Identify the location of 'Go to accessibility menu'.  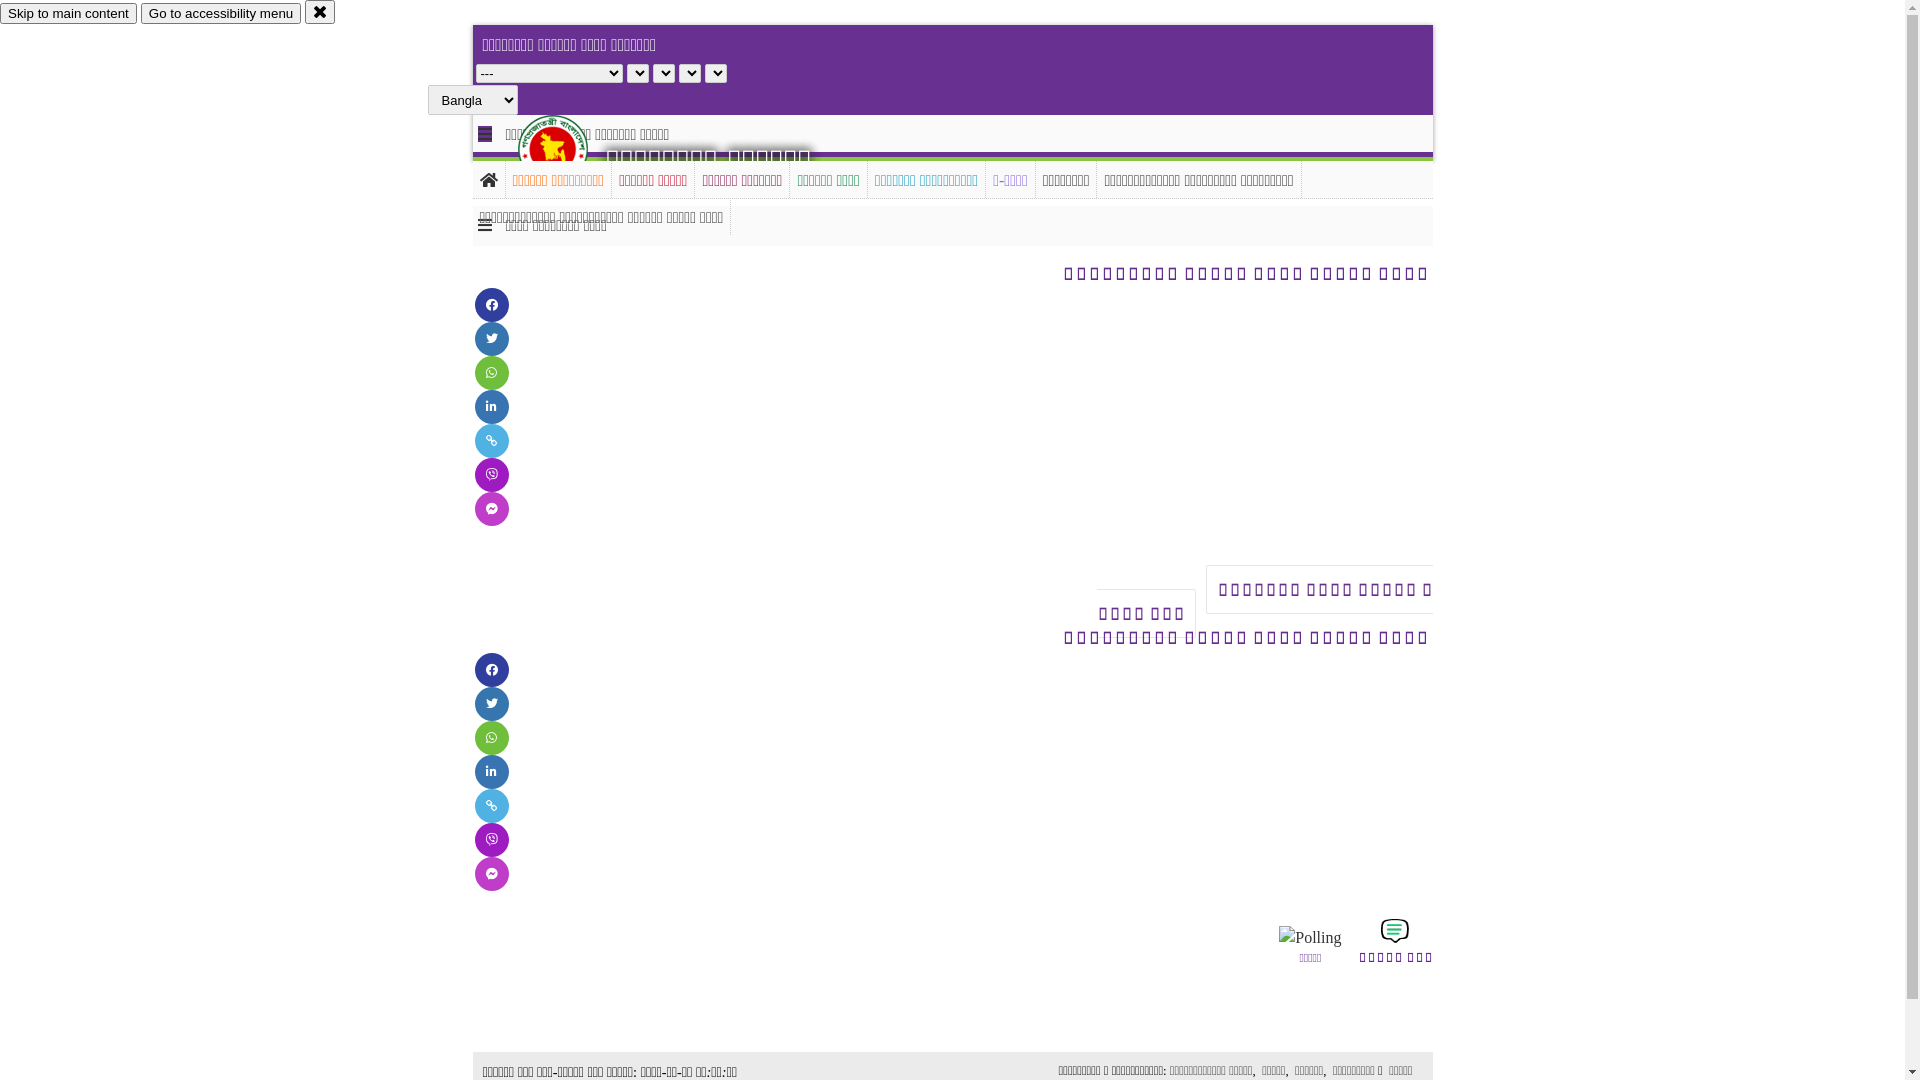
(220, 13).